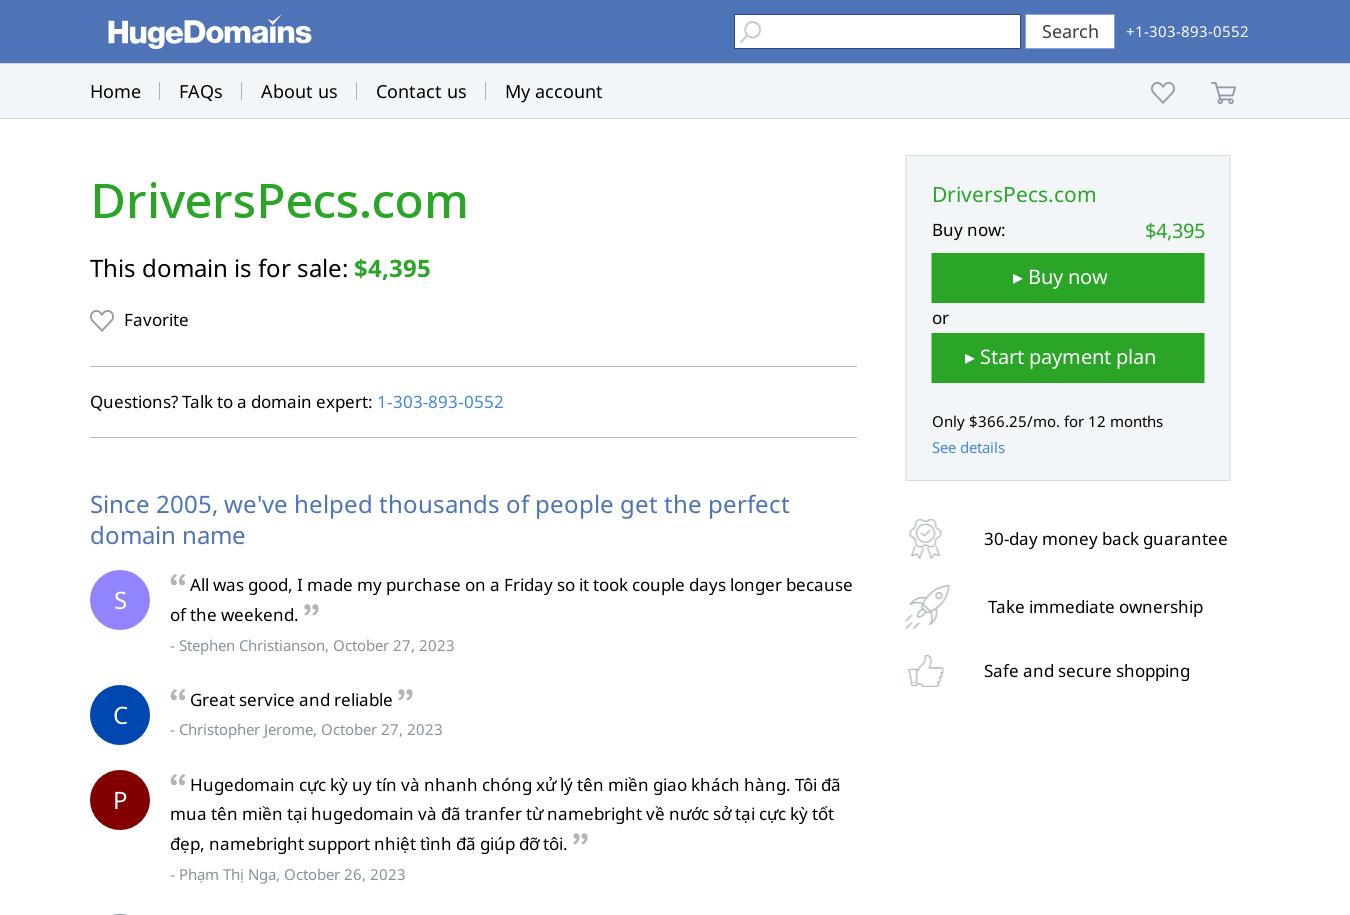 Image resolution: width=1350 pixels, height=915 pixels. Describe the element at coordinates (311, 643) in the screenshot. I see `'- Stephen Christianson, October 27, 2023'` at that location.